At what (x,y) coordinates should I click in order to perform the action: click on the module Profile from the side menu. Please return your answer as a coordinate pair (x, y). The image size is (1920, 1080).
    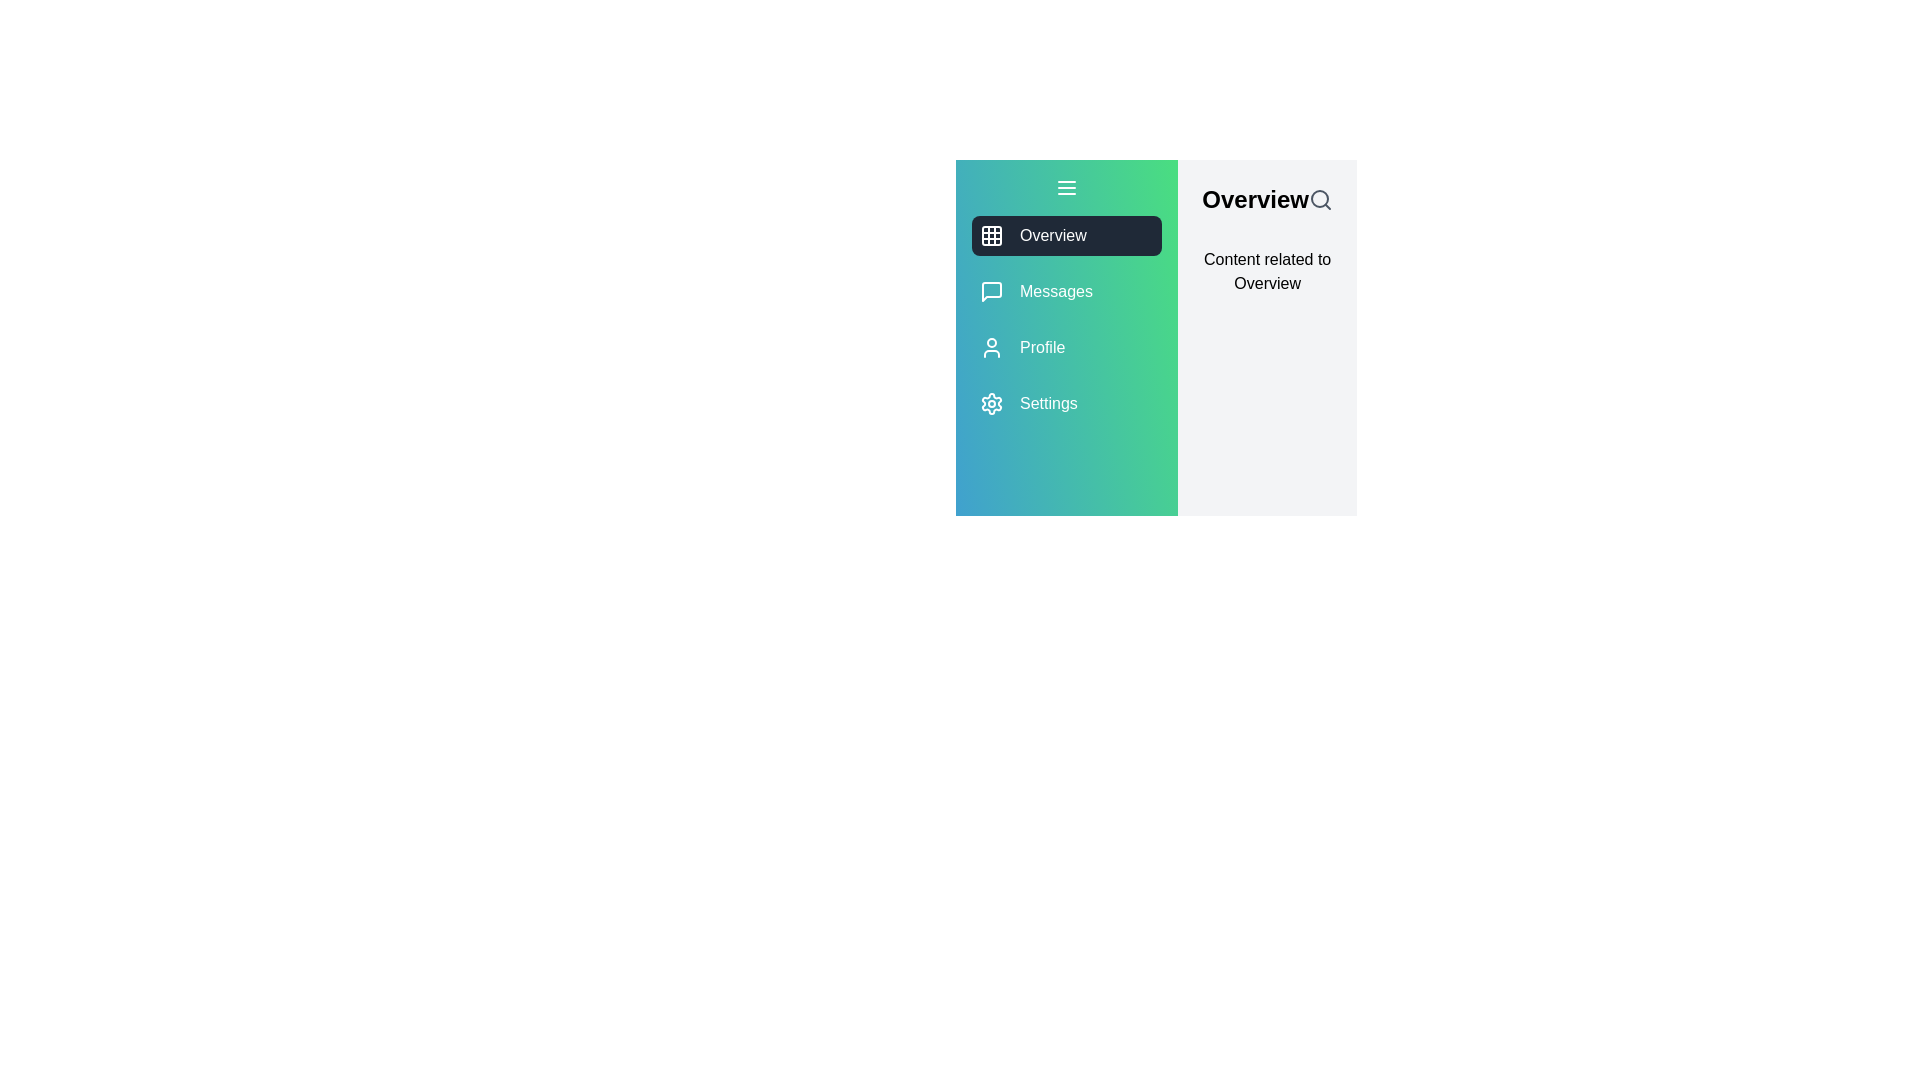
    Looking at the image, I should click on (1065, 346).